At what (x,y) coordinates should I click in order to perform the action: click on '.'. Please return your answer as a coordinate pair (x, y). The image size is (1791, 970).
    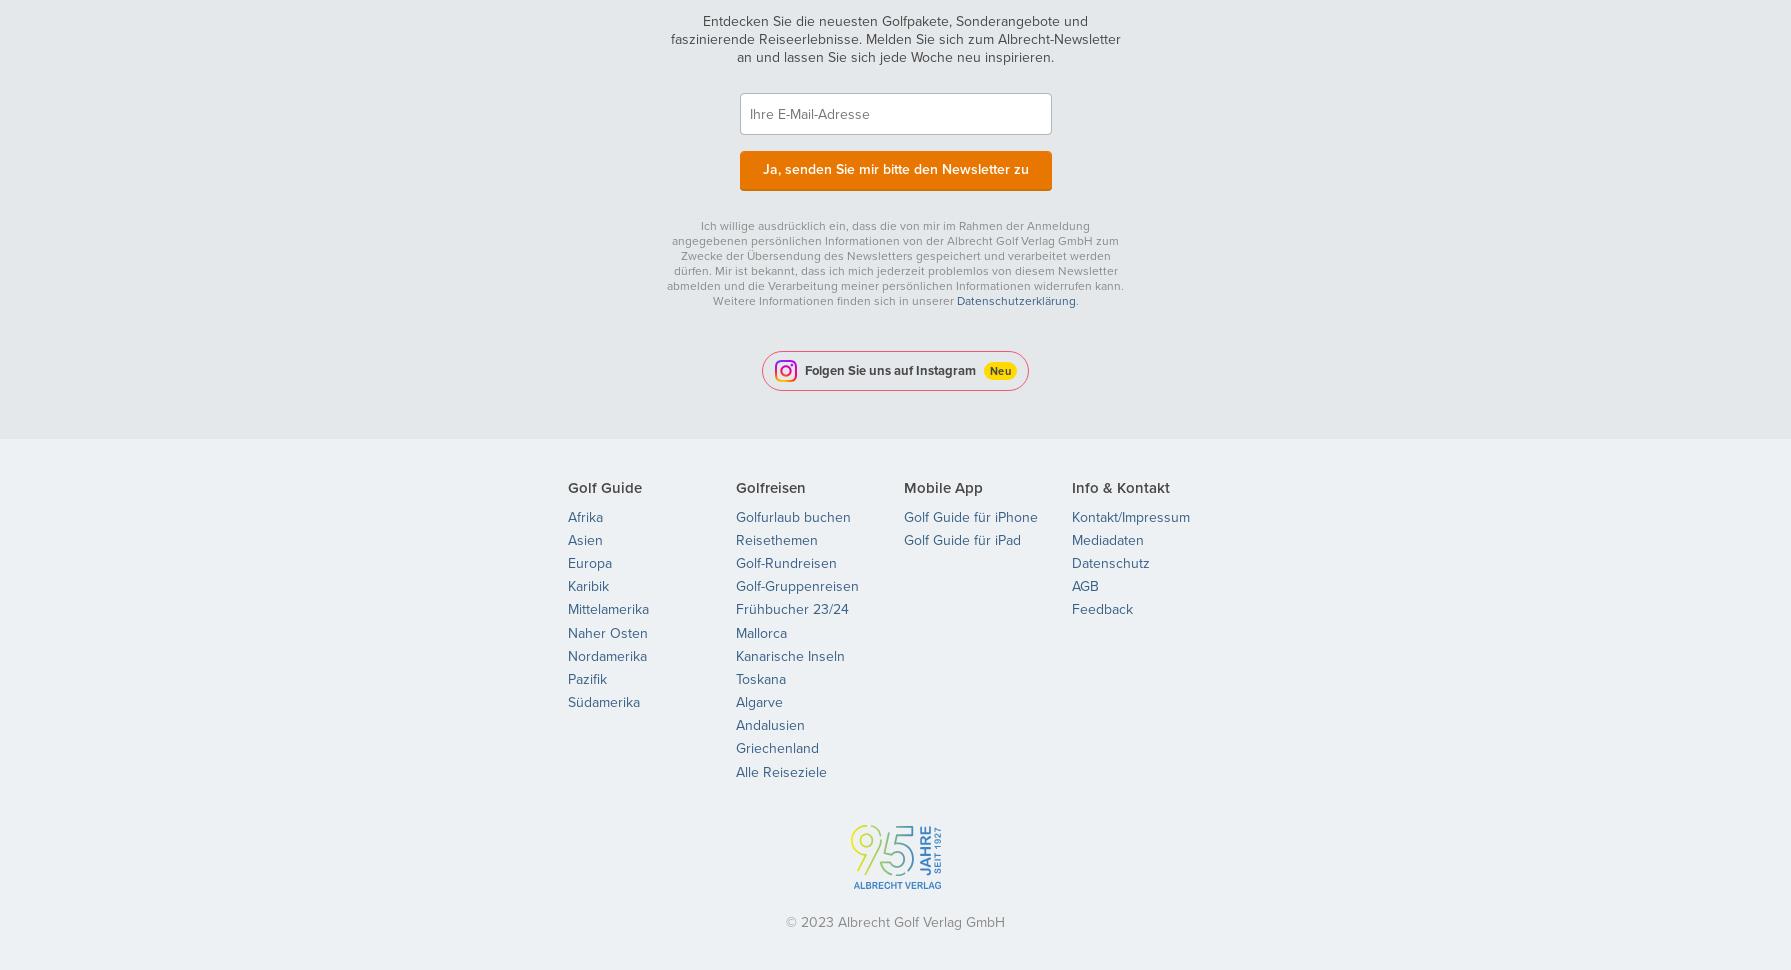
    Looking at the image, I should click on (1073, 300).